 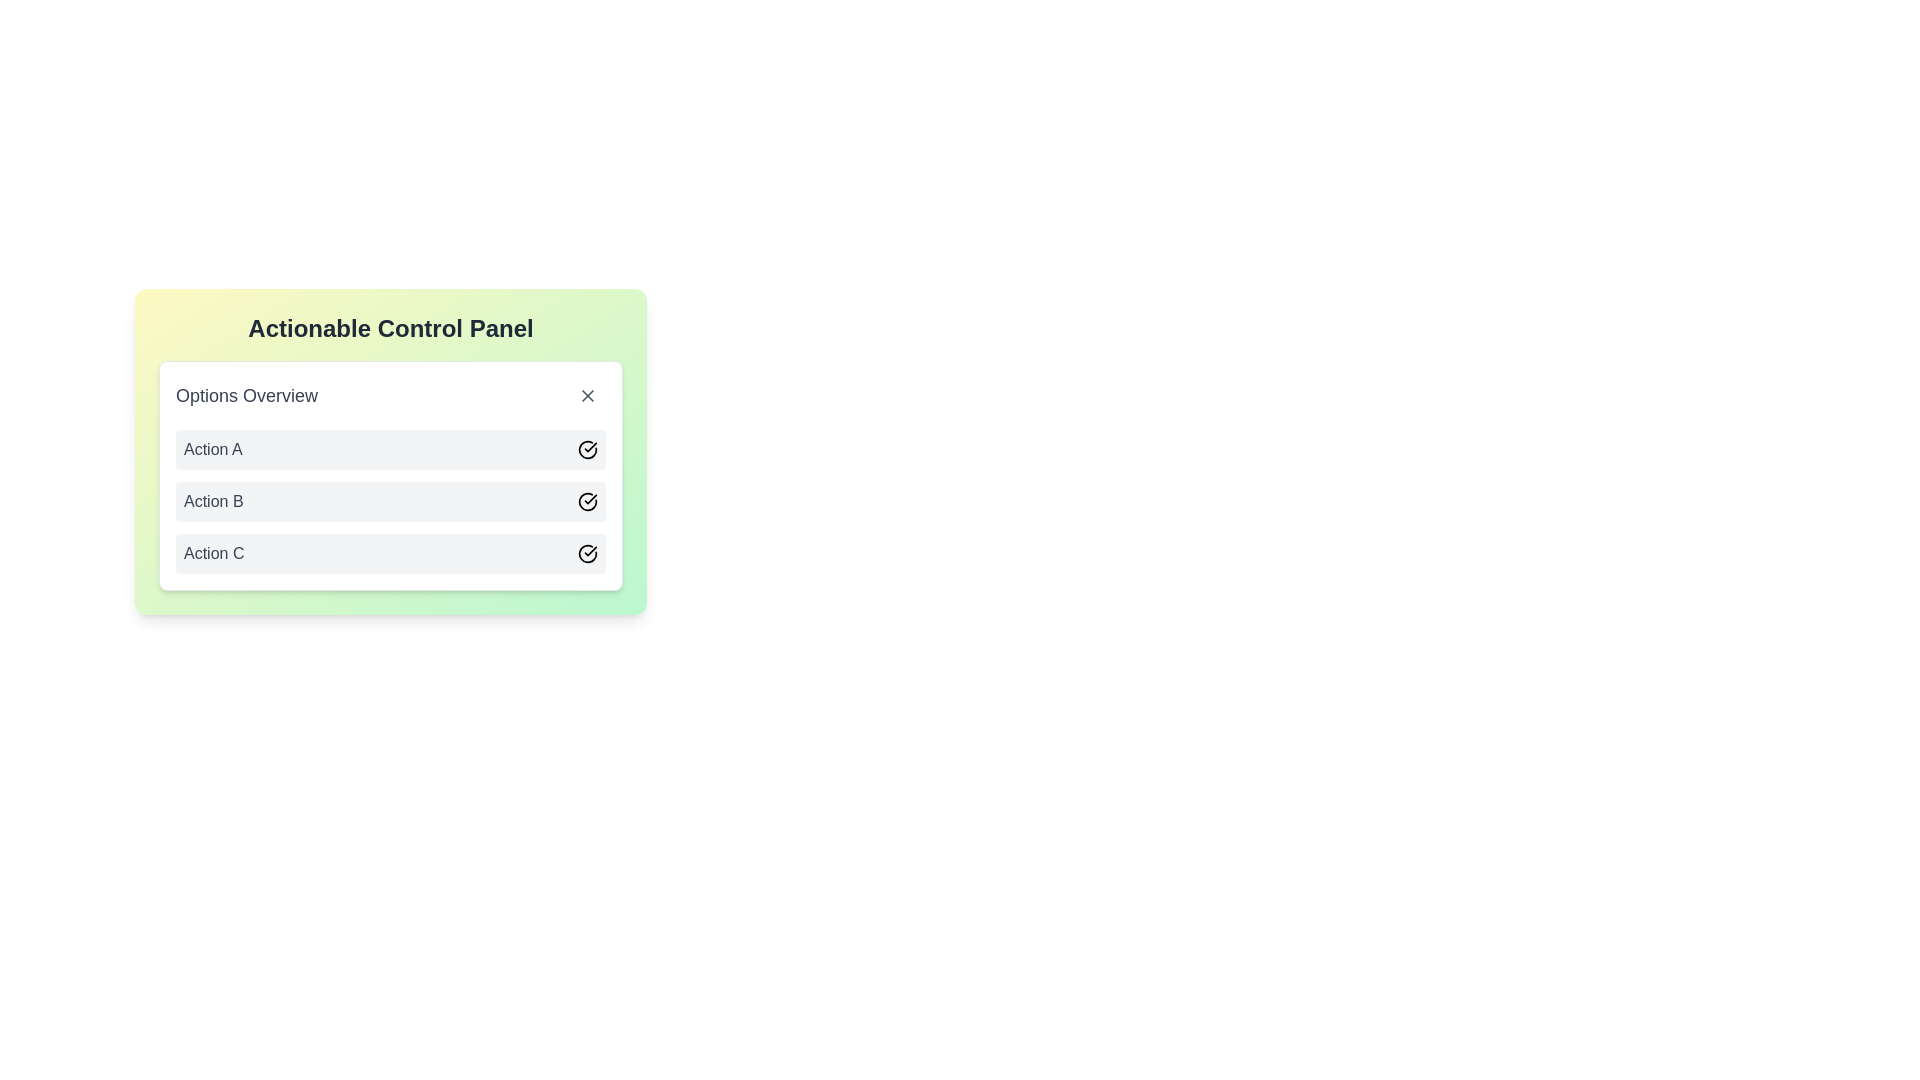 I want to click on the circular checkmark icon indicating confirmation, located on the far right of the row labeled 'Action C' in the control panel, so click(x=587, y=554).